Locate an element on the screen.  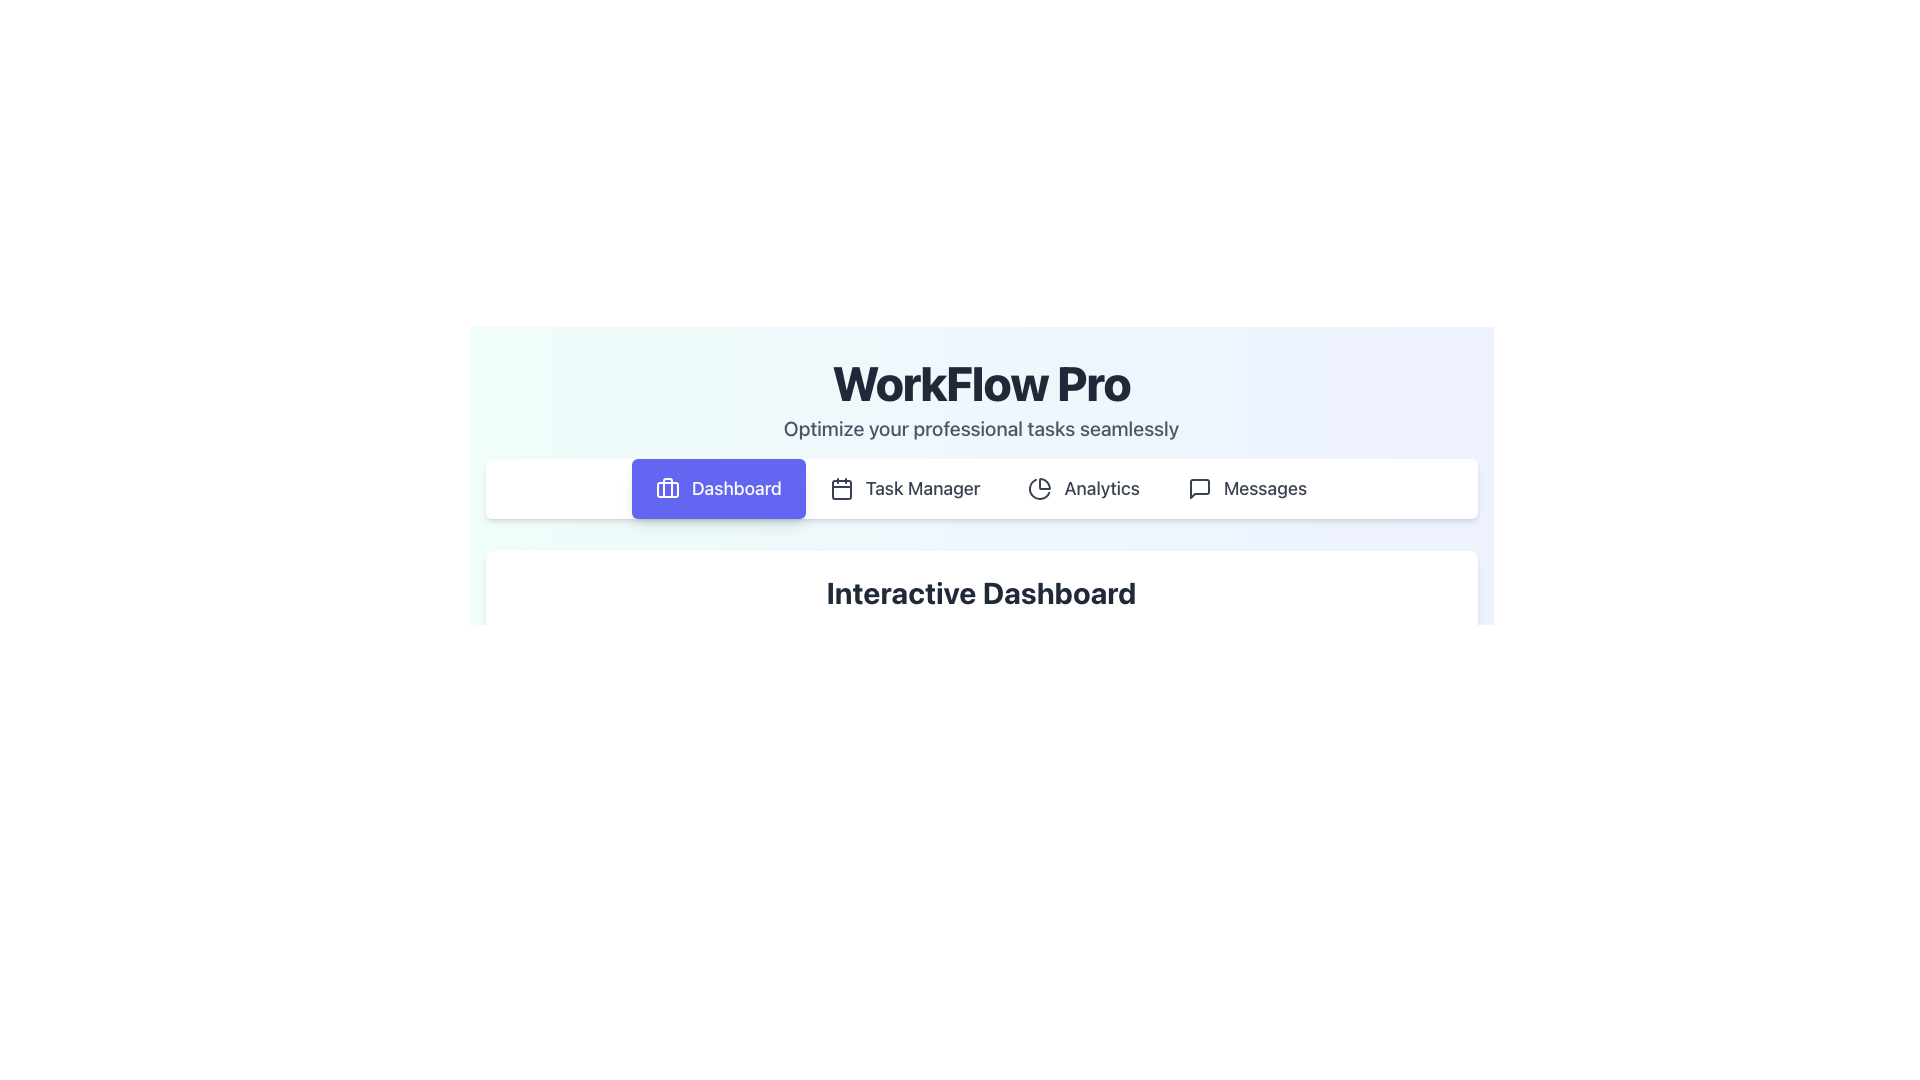
the calendar icon within the 'Task Manager' button is located at coordinates (841, 489).